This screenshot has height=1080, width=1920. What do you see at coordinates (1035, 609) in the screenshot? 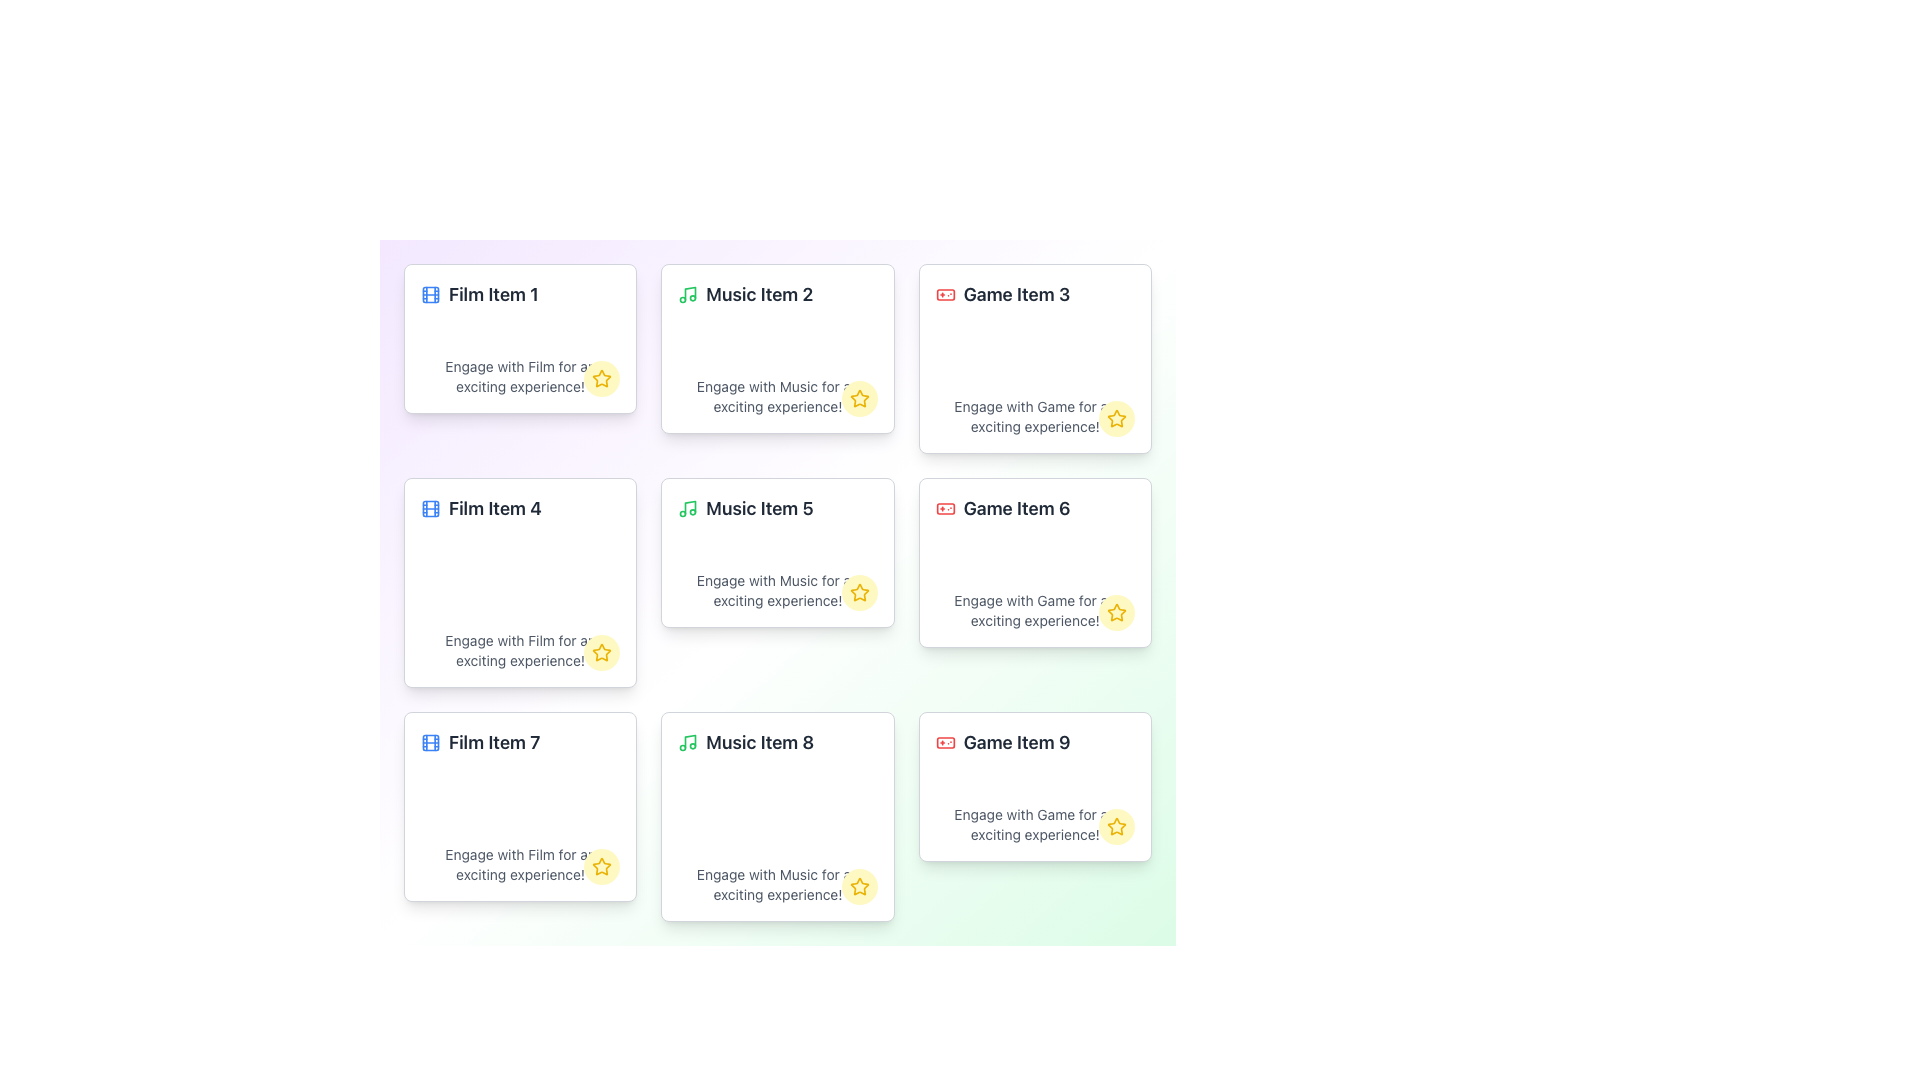
I see `text label that displays 'Engage with Game for an exciting experience!' located at the bottom of the card for 'Game Item 6.'` at bounding box center [1035, 609].